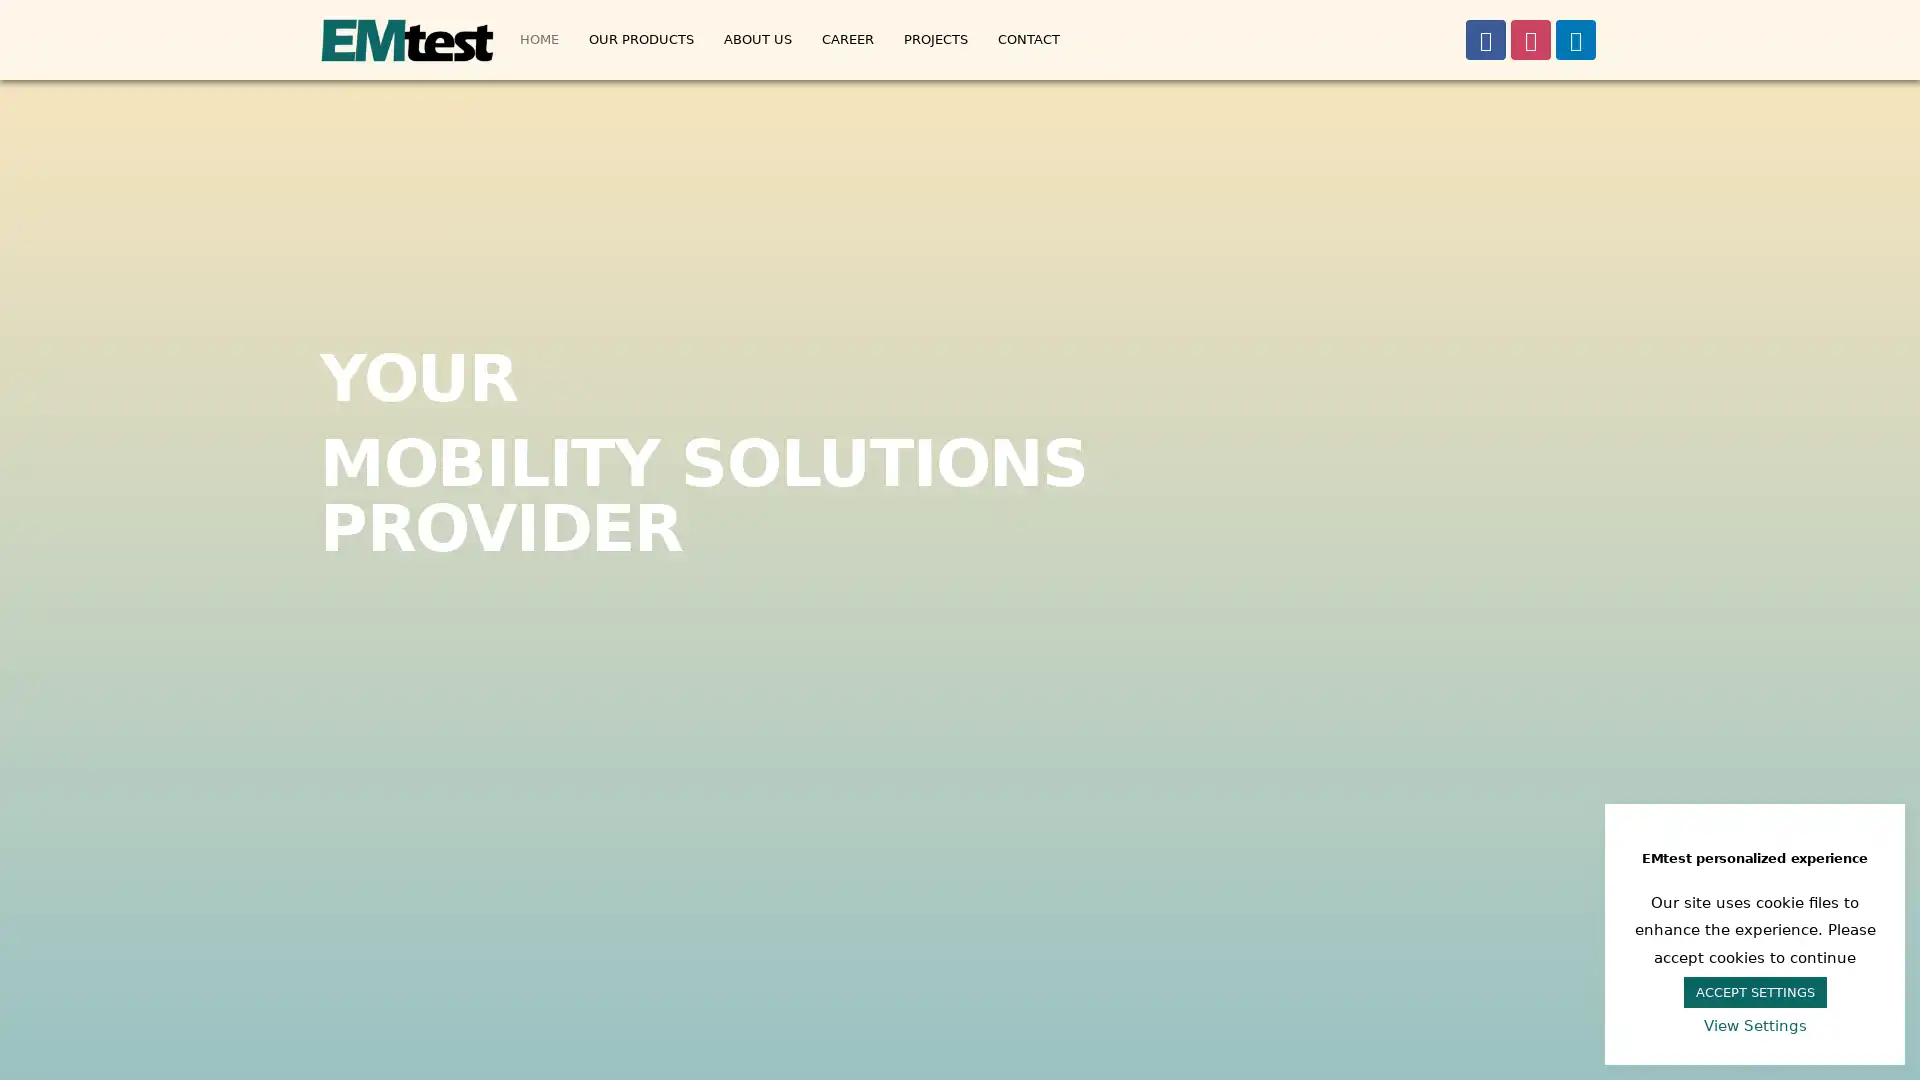 This screenshot has height=1080, width=1920. What do you see at coordinates (1753, 991) in the screenshot?
I see `ACCEPT SETTINGS` at bounding box center [1753, 991].